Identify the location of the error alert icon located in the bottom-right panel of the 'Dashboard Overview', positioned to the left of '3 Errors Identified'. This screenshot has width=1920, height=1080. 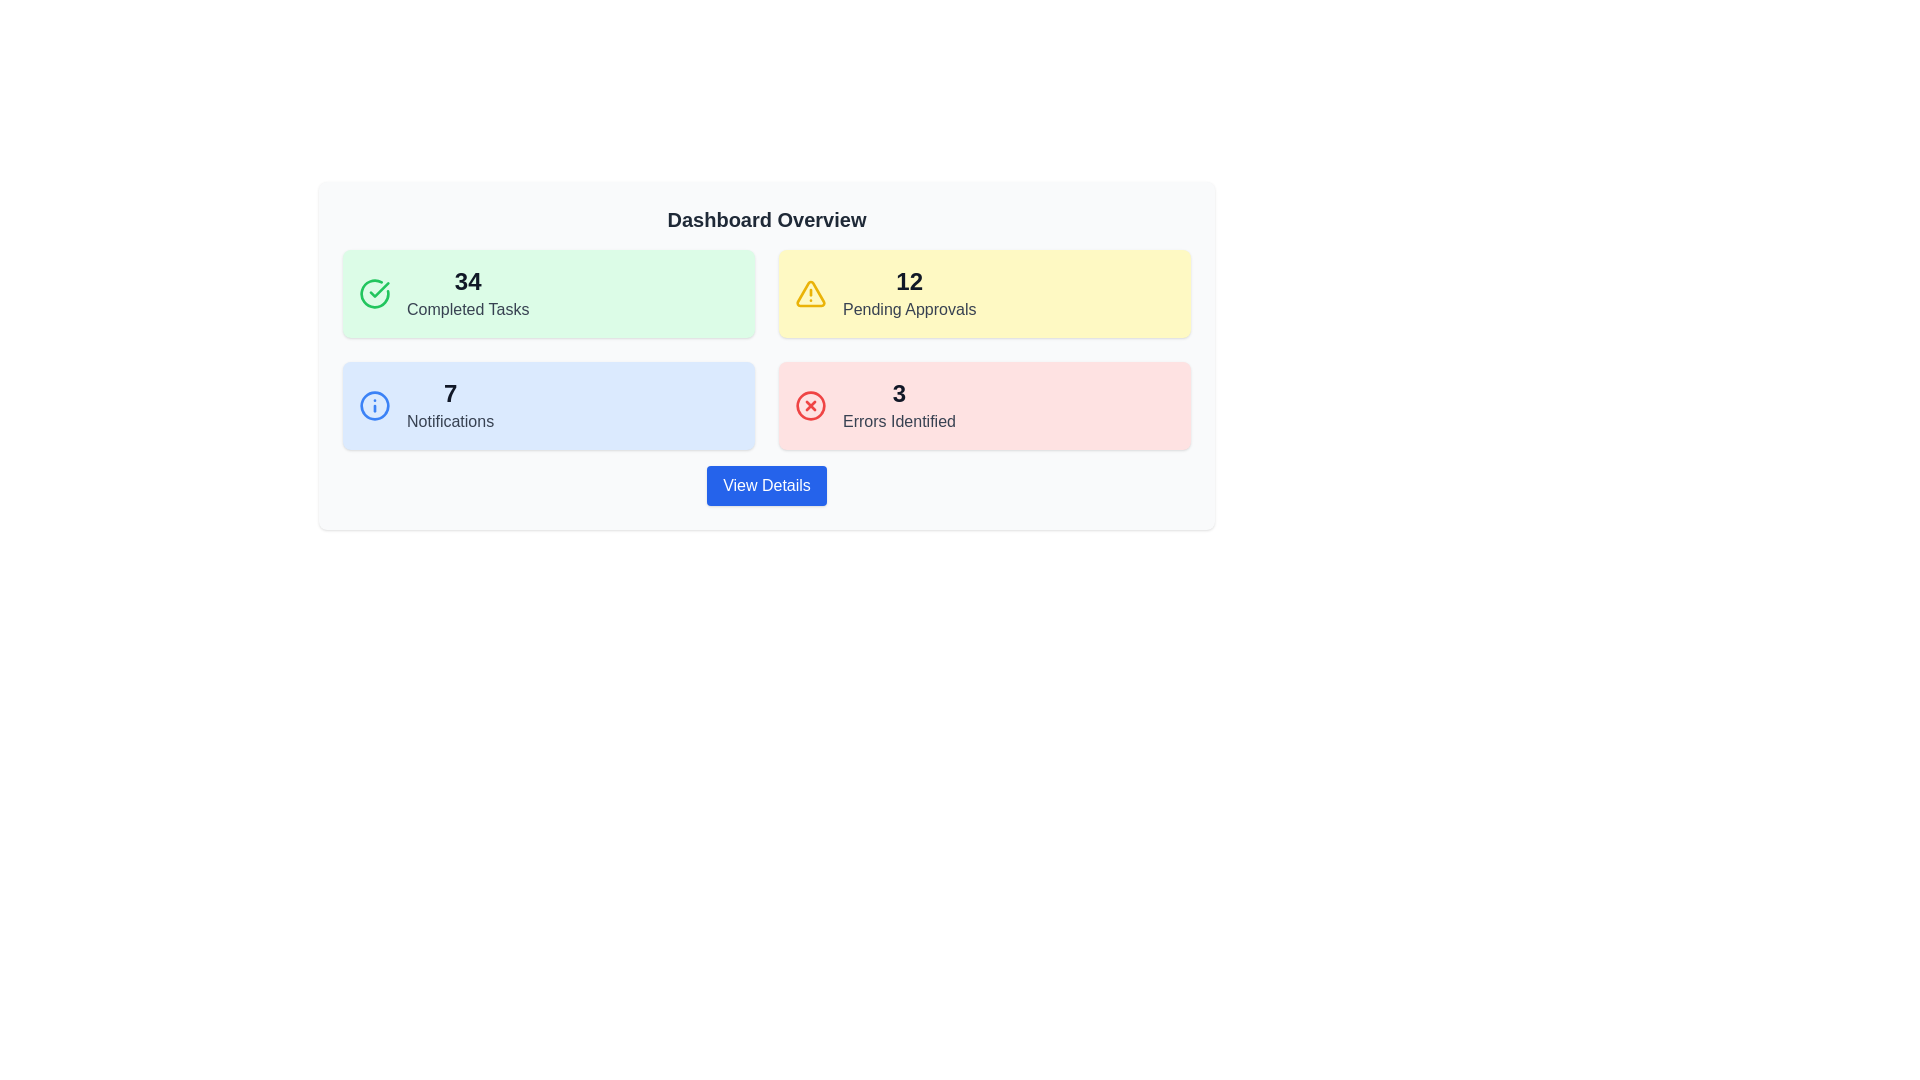
(811, 405).